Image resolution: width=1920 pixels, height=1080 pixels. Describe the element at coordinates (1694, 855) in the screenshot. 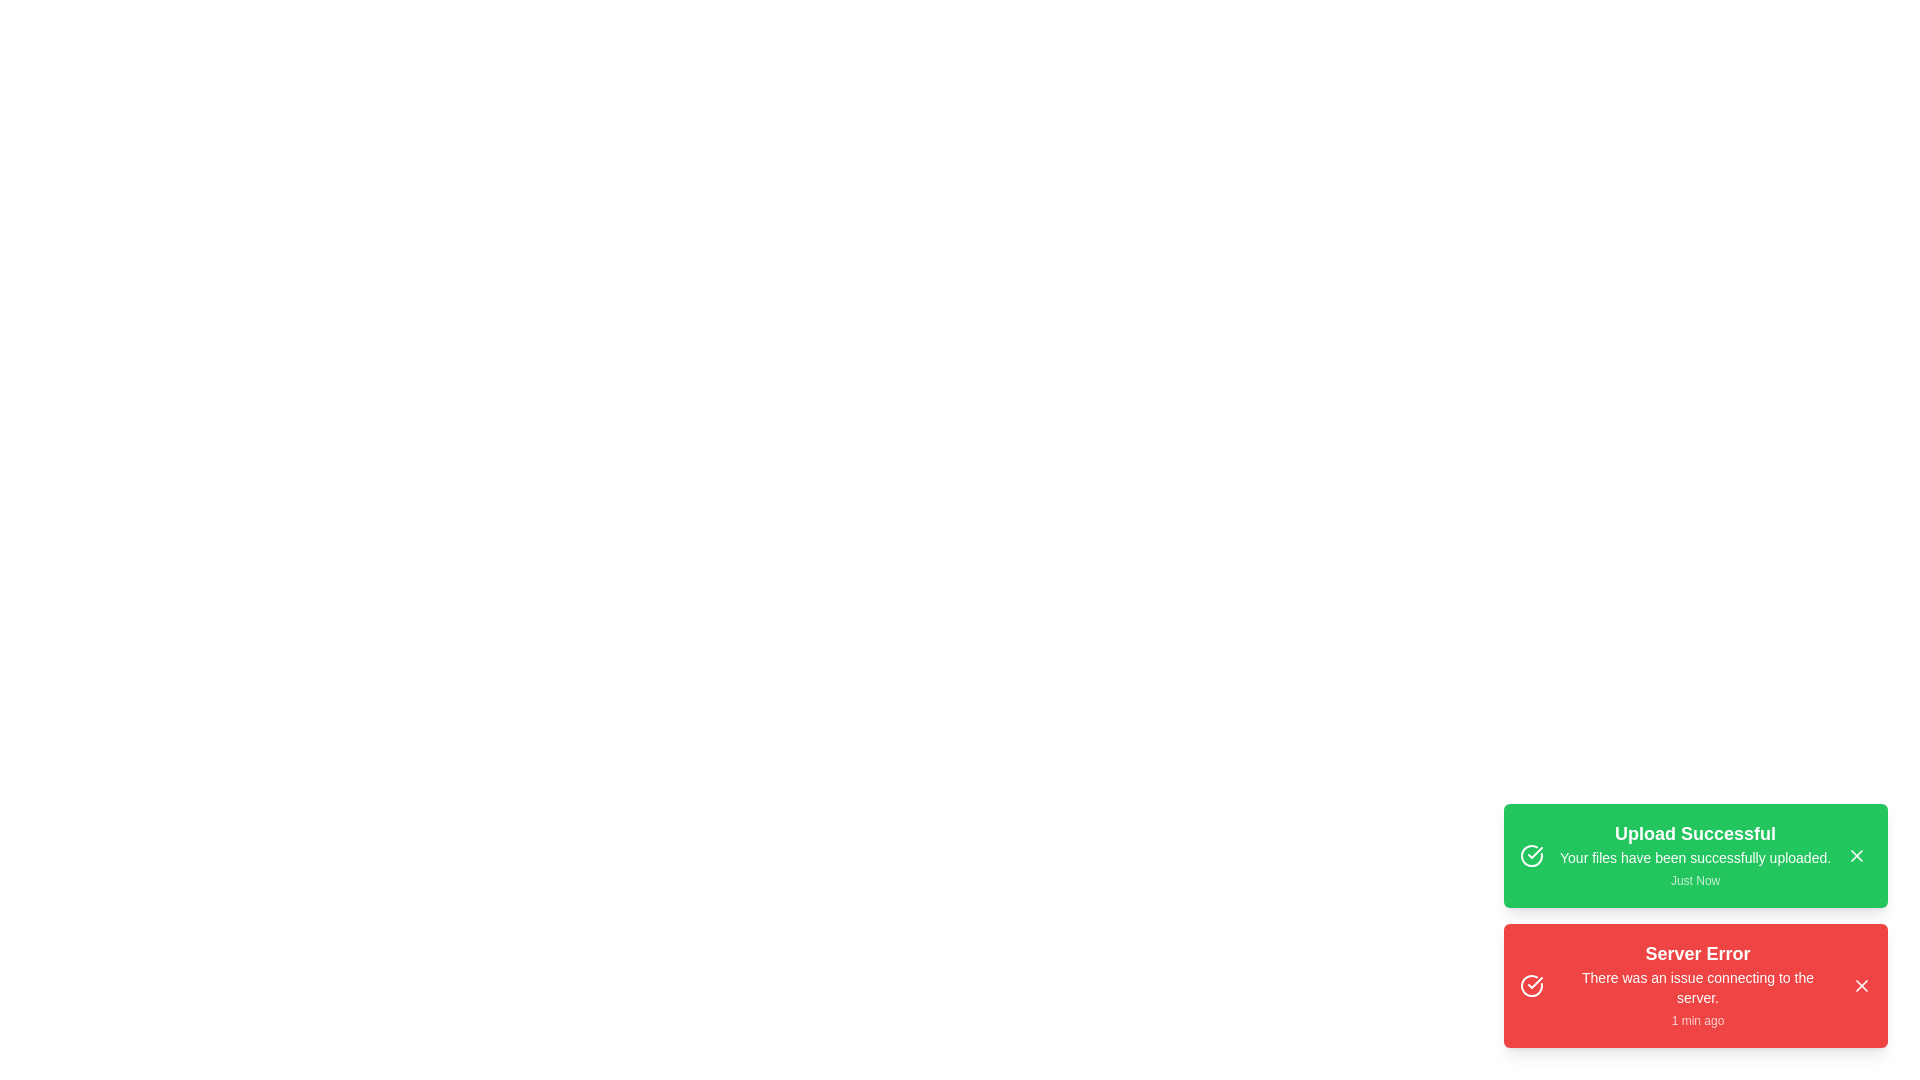

I see `the notification card to interact with it` at that location.